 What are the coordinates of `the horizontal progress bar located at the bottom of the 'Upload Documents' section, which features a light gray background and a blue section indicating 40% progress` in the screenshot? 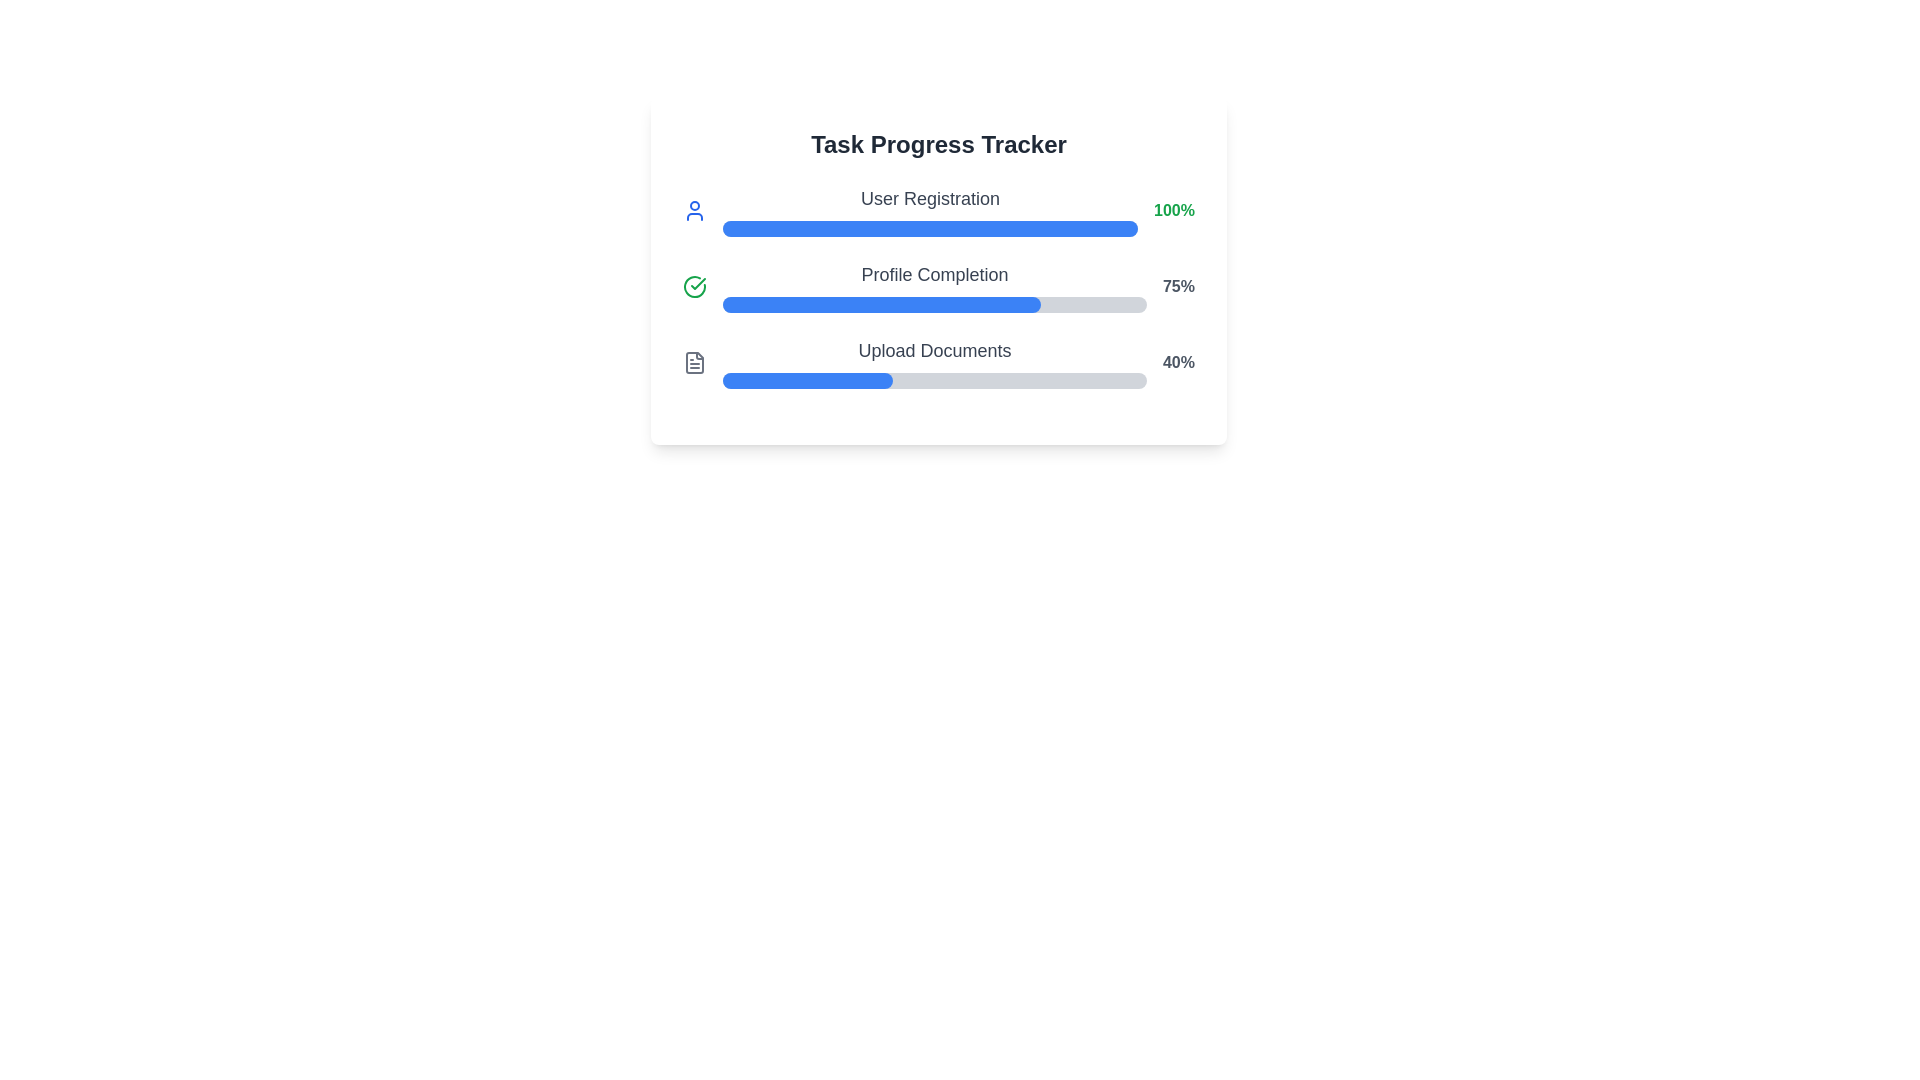 It's located at (934, 381).